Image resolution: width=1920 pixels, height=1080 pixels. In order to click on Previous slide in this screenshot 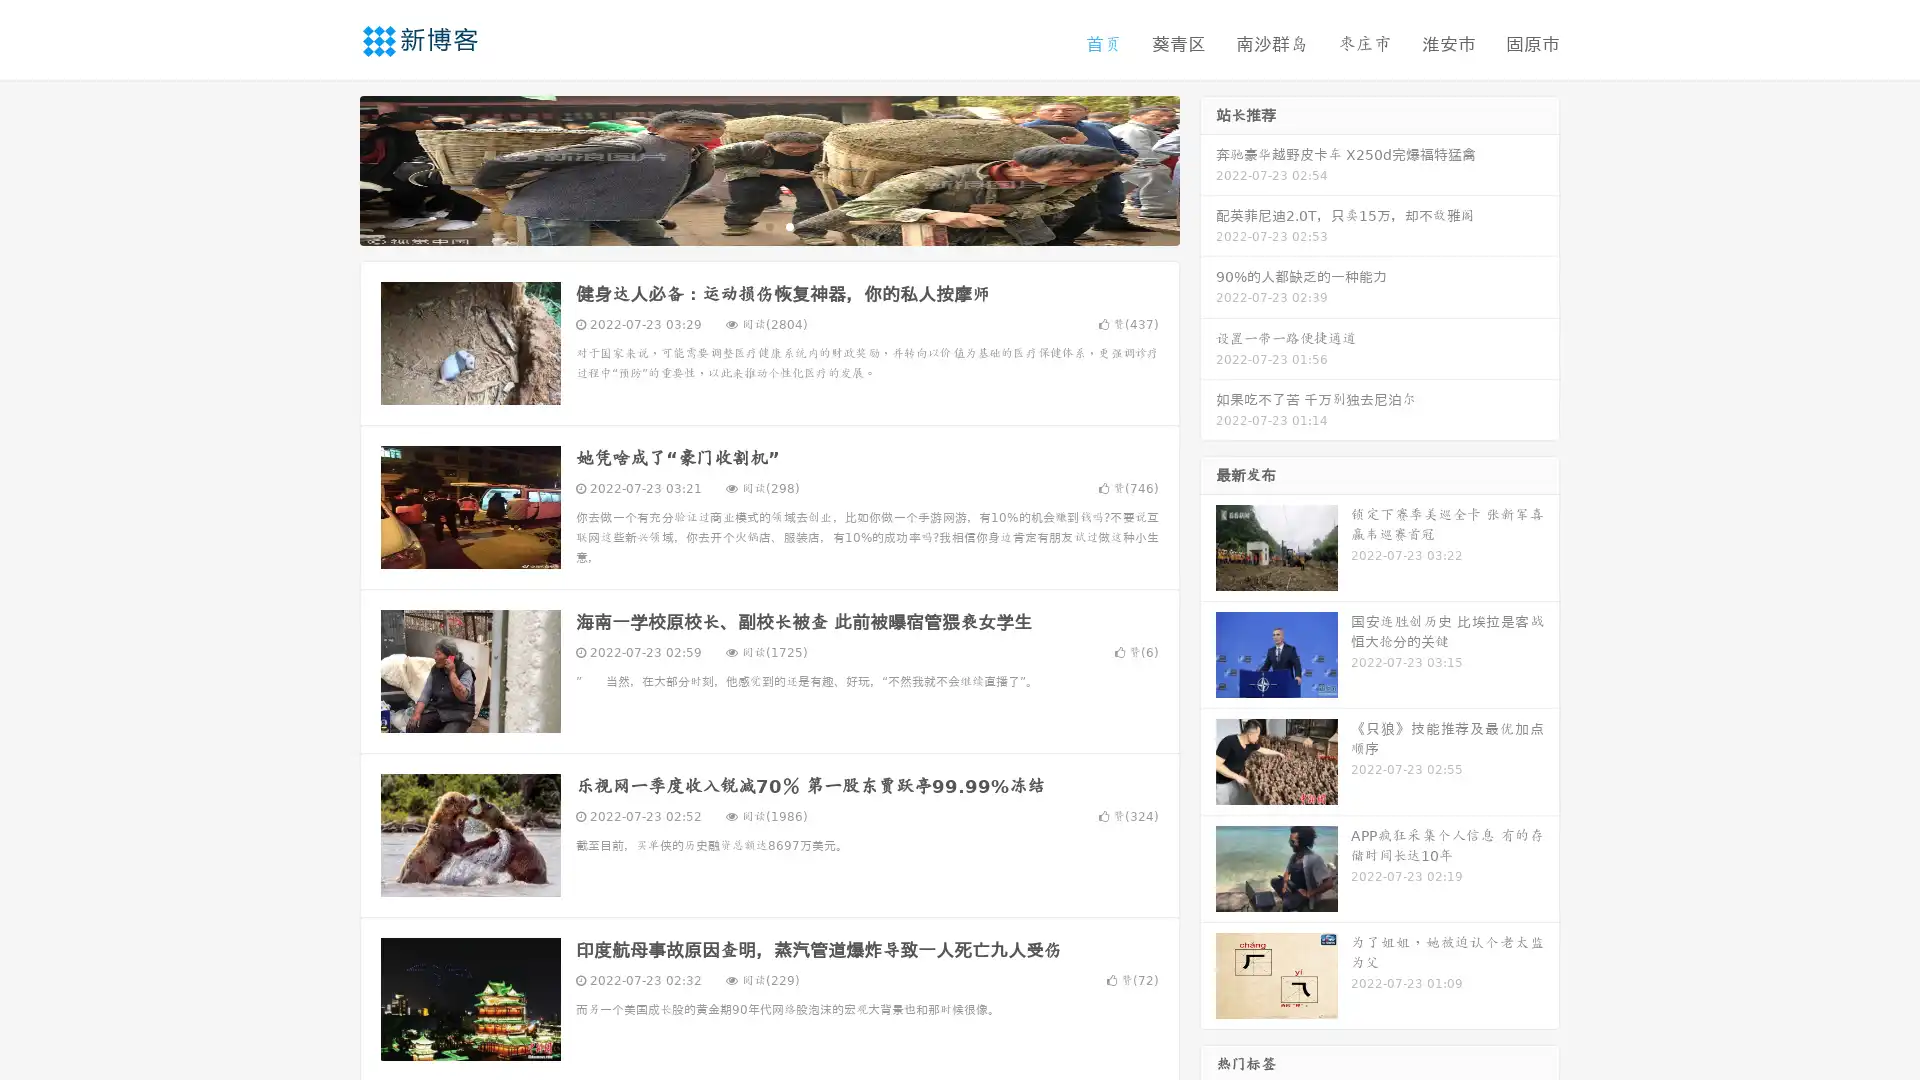, I will do `click(330, 168)`.